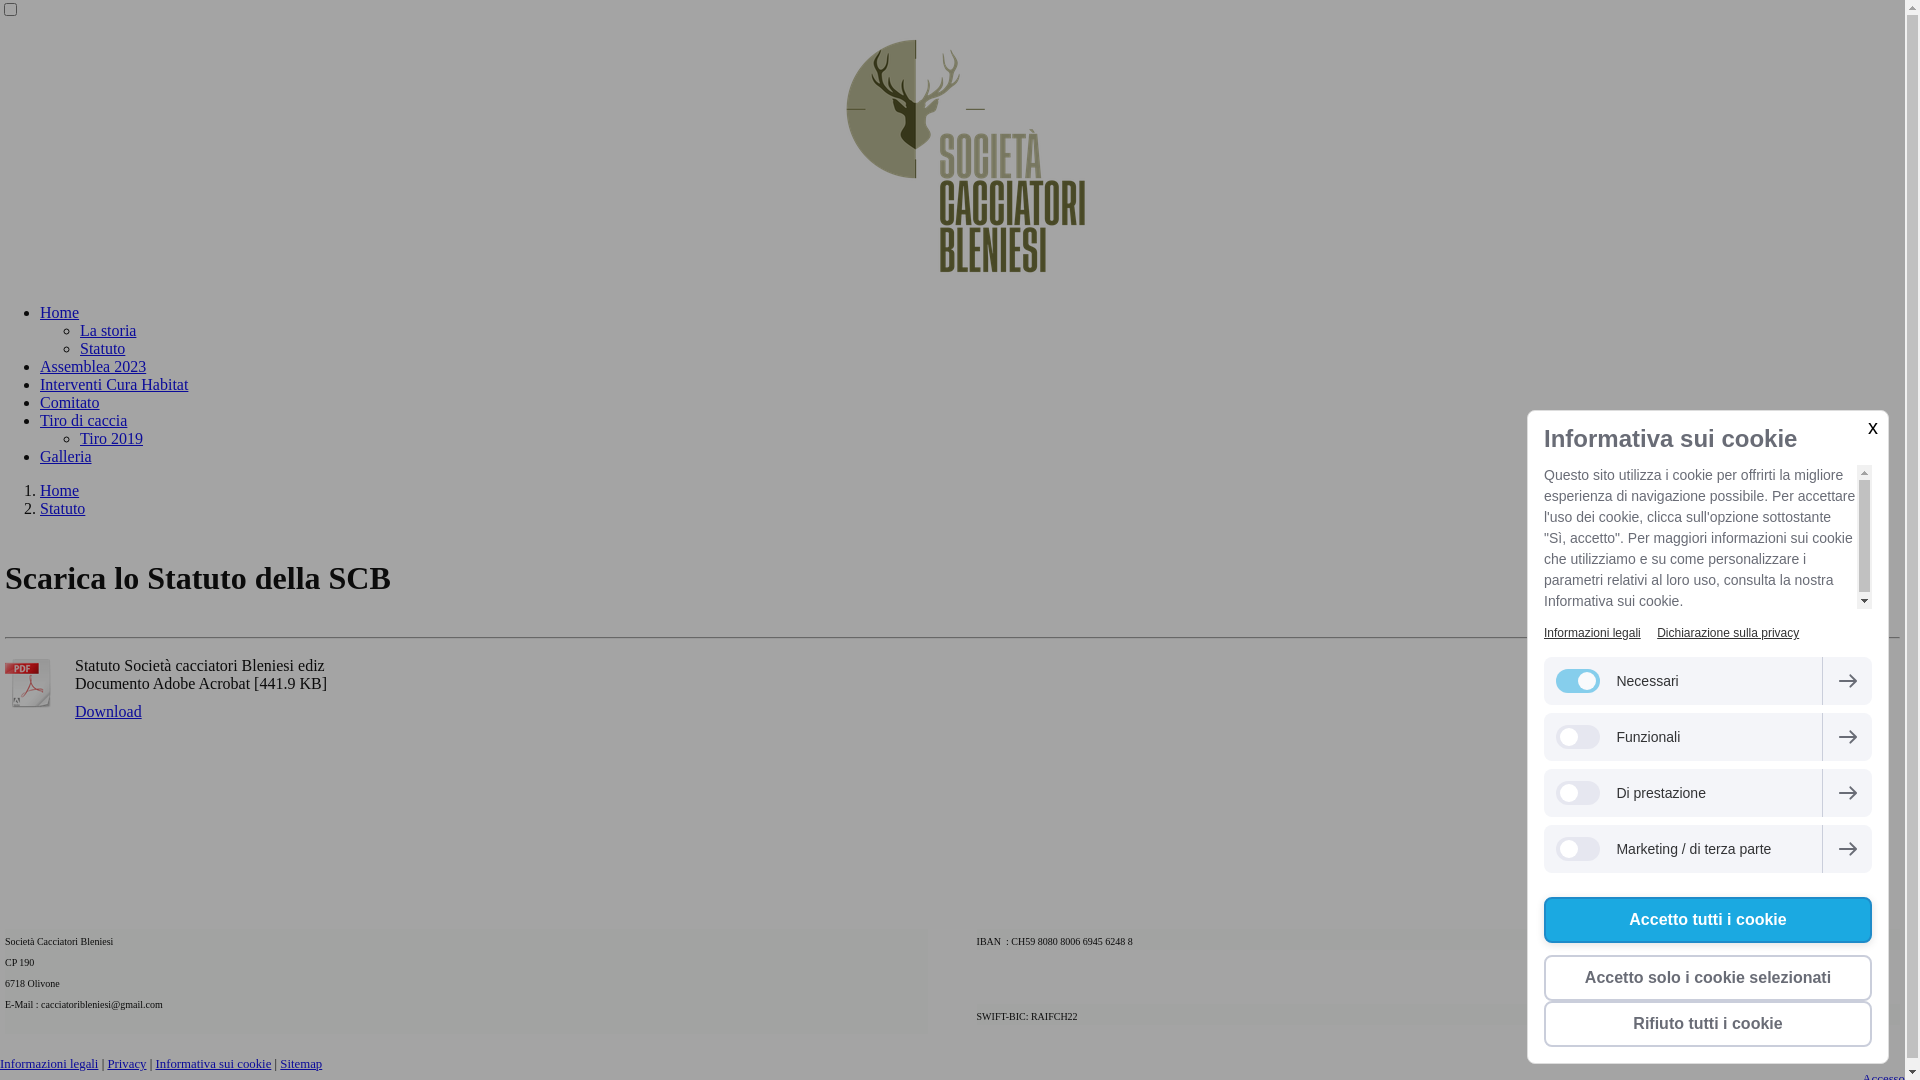 The width and height of the screenshot is (1920, 1080). What do you see at coordinates (1707, 977) in the screenshot?
I see `'Accetto solo i cookie selezionati'` at bounding box center [1707, 977].